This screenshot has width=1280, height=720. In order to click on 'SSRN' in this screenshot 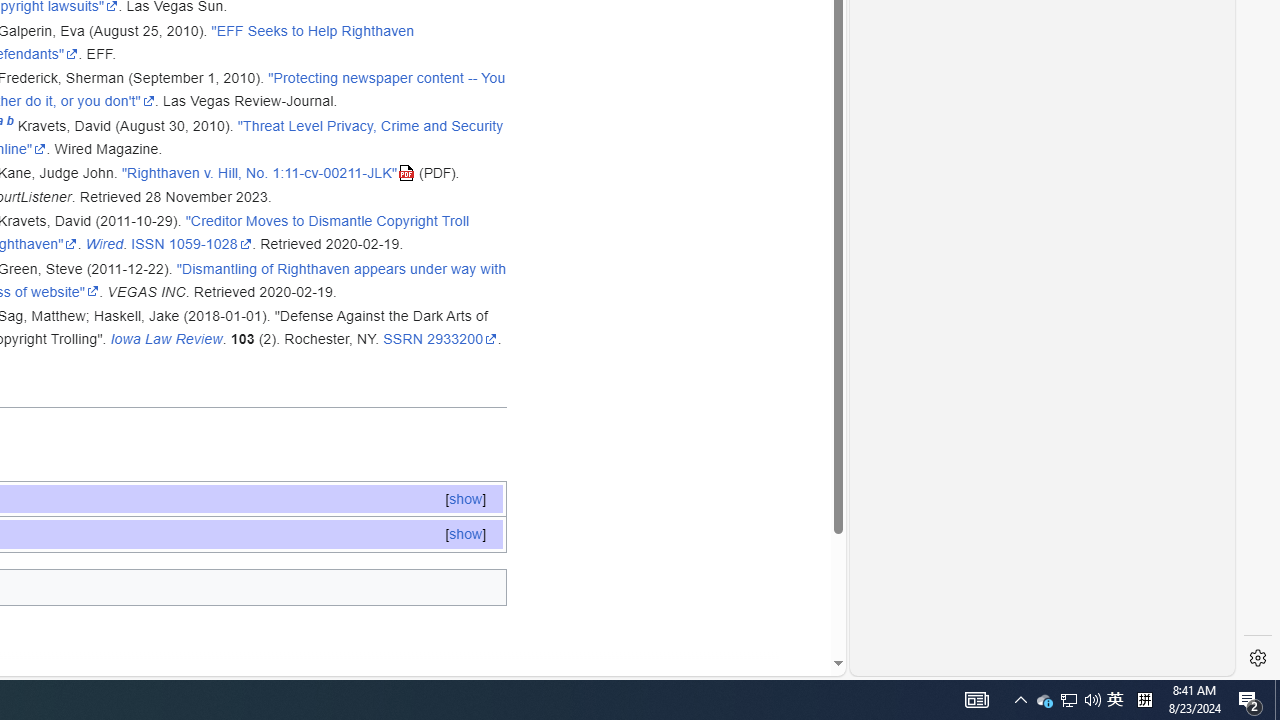, I will do `click(402, 338)`.